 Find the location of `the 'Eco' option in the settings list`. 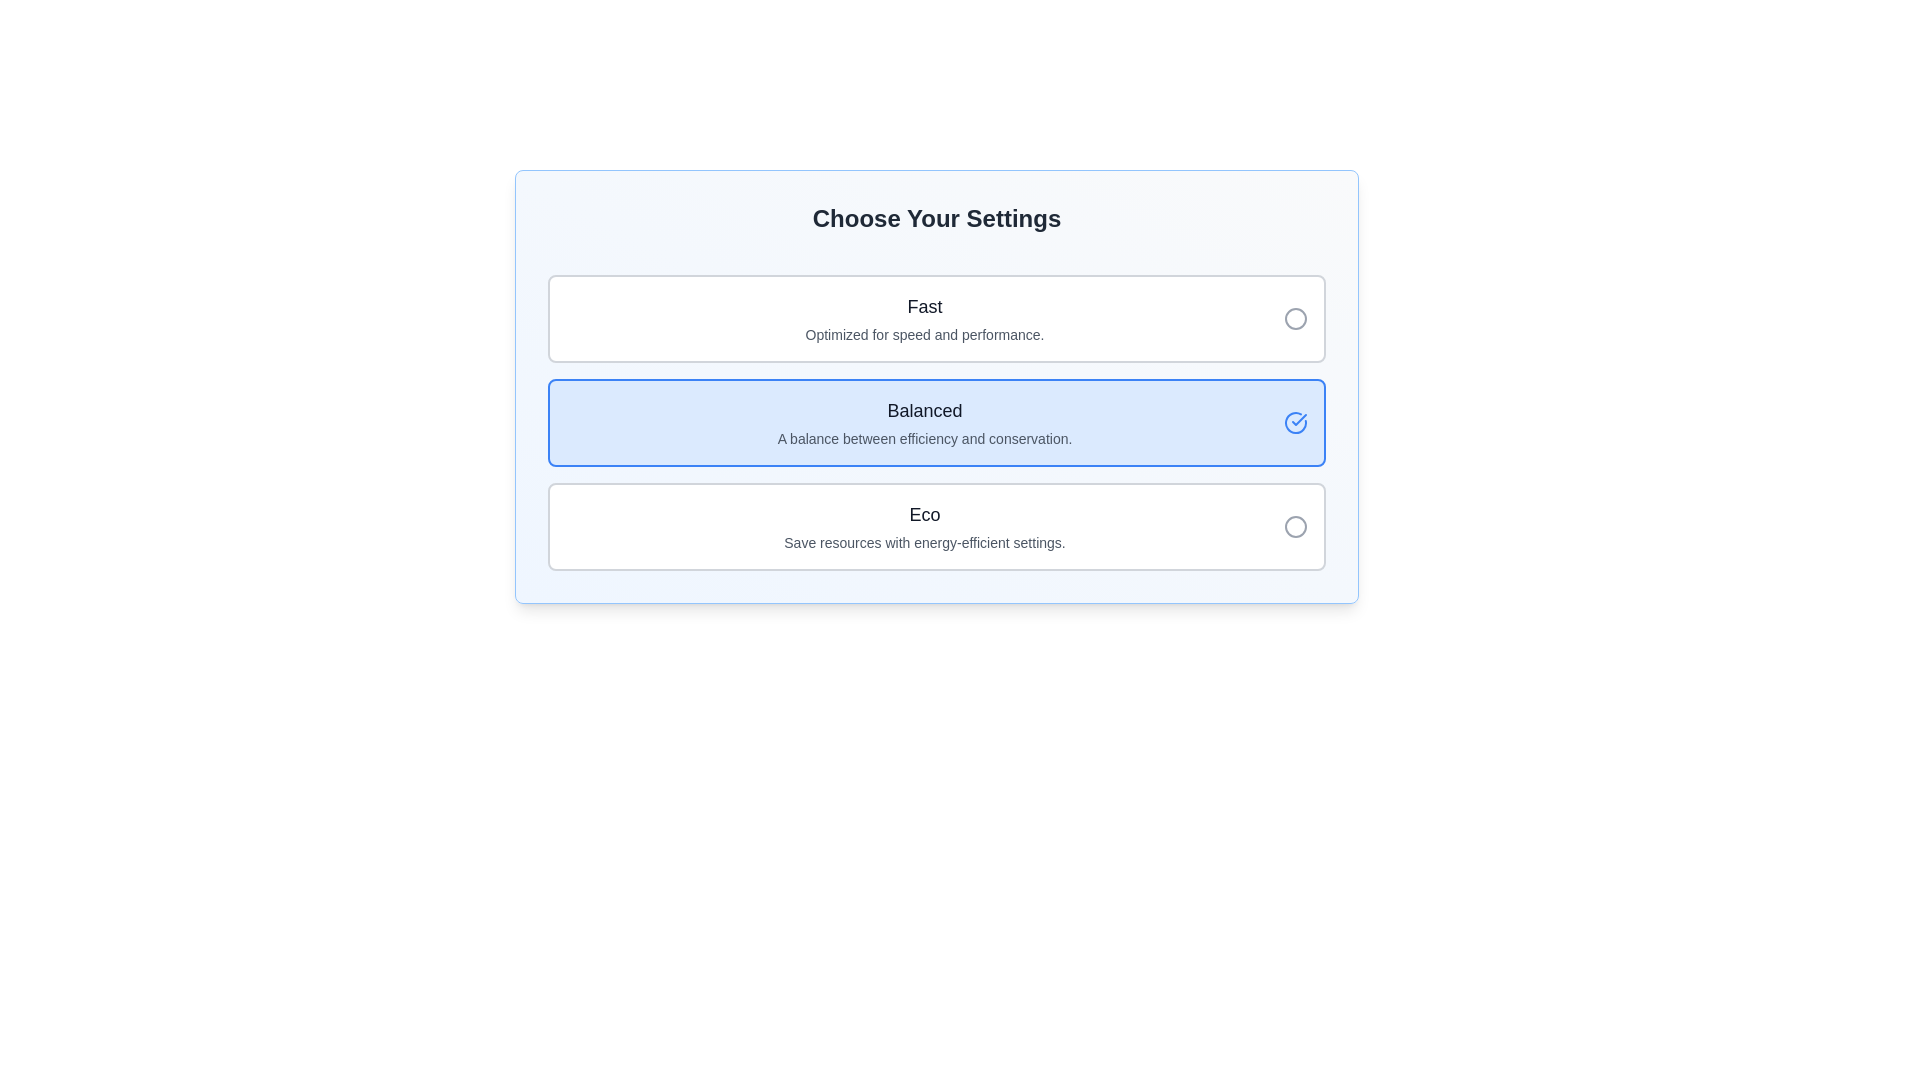

the 'Eco' option in the settings list is located at coordinates (935, 526).